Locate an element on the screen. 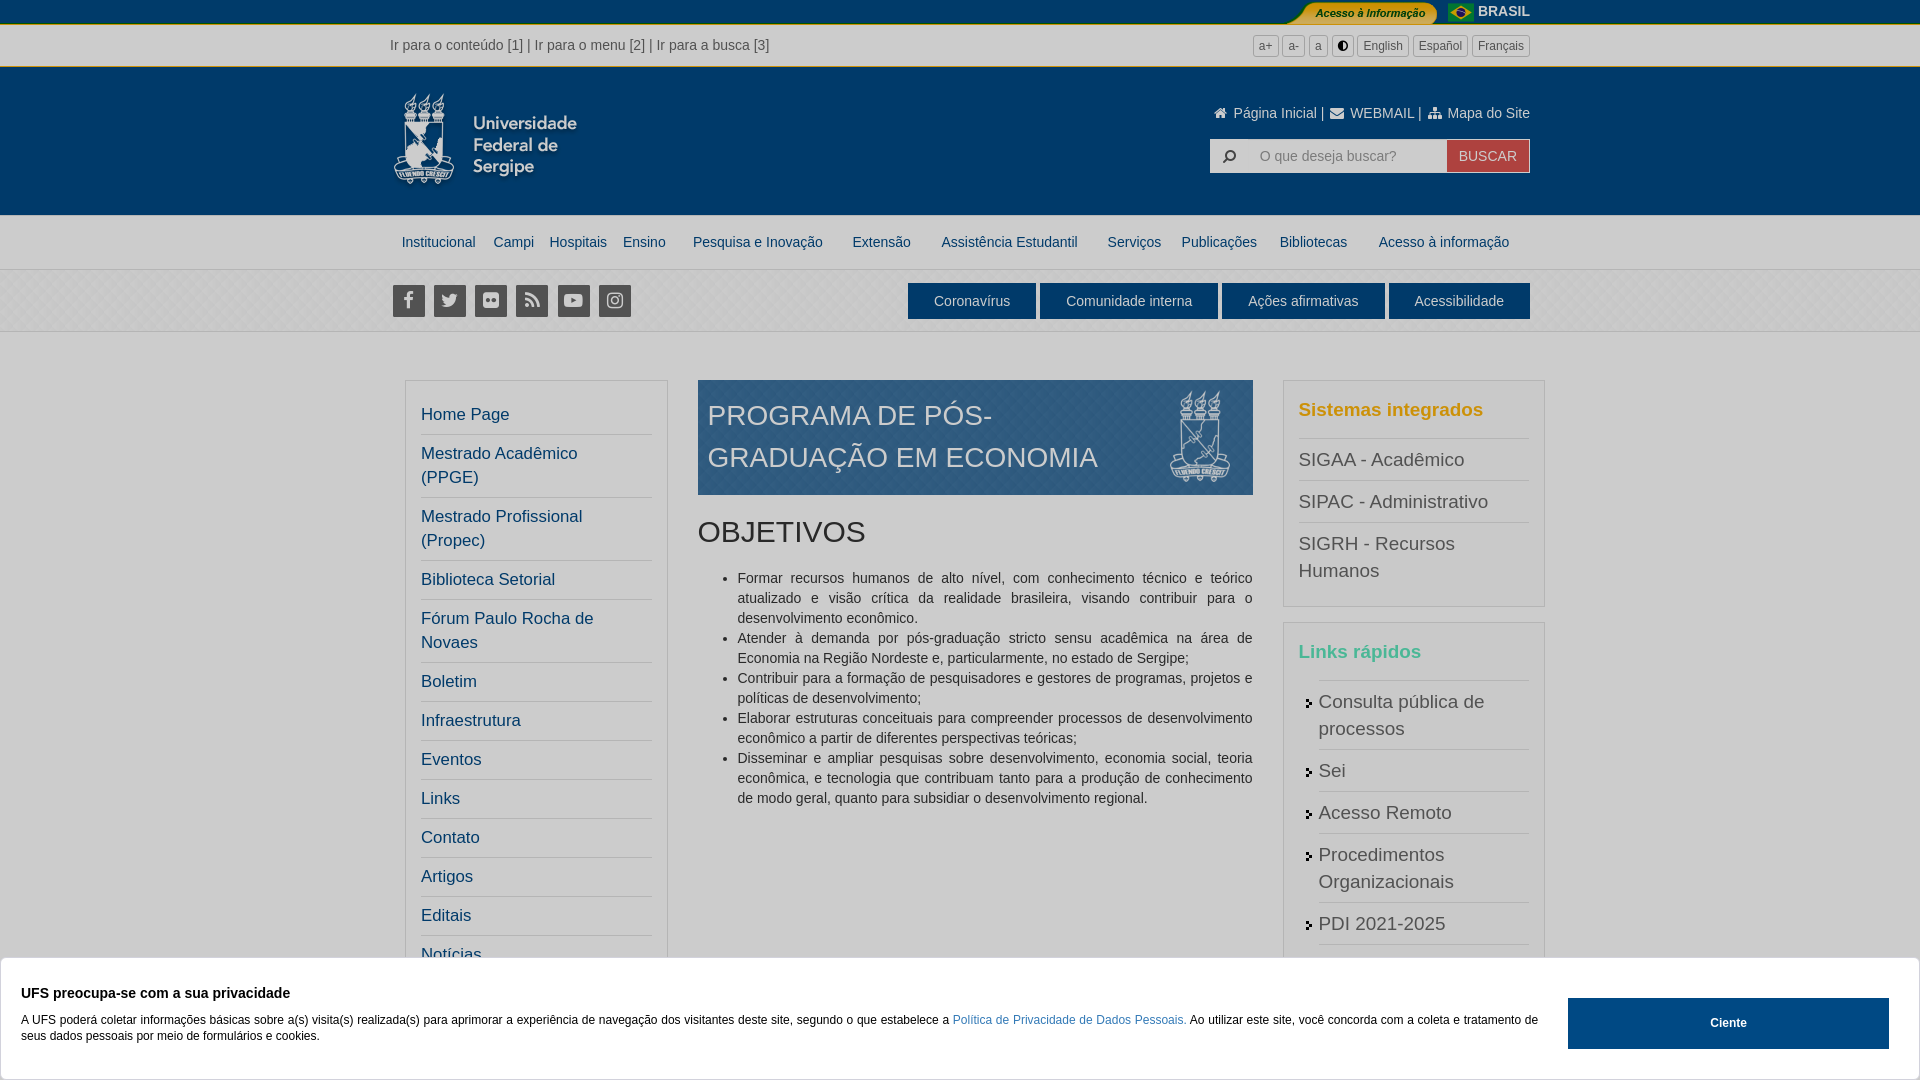 The width and height of the screenshot is (1920, 1080). 'SIGRH - Recursos Humanos' is located at coordinates (1375, 556).